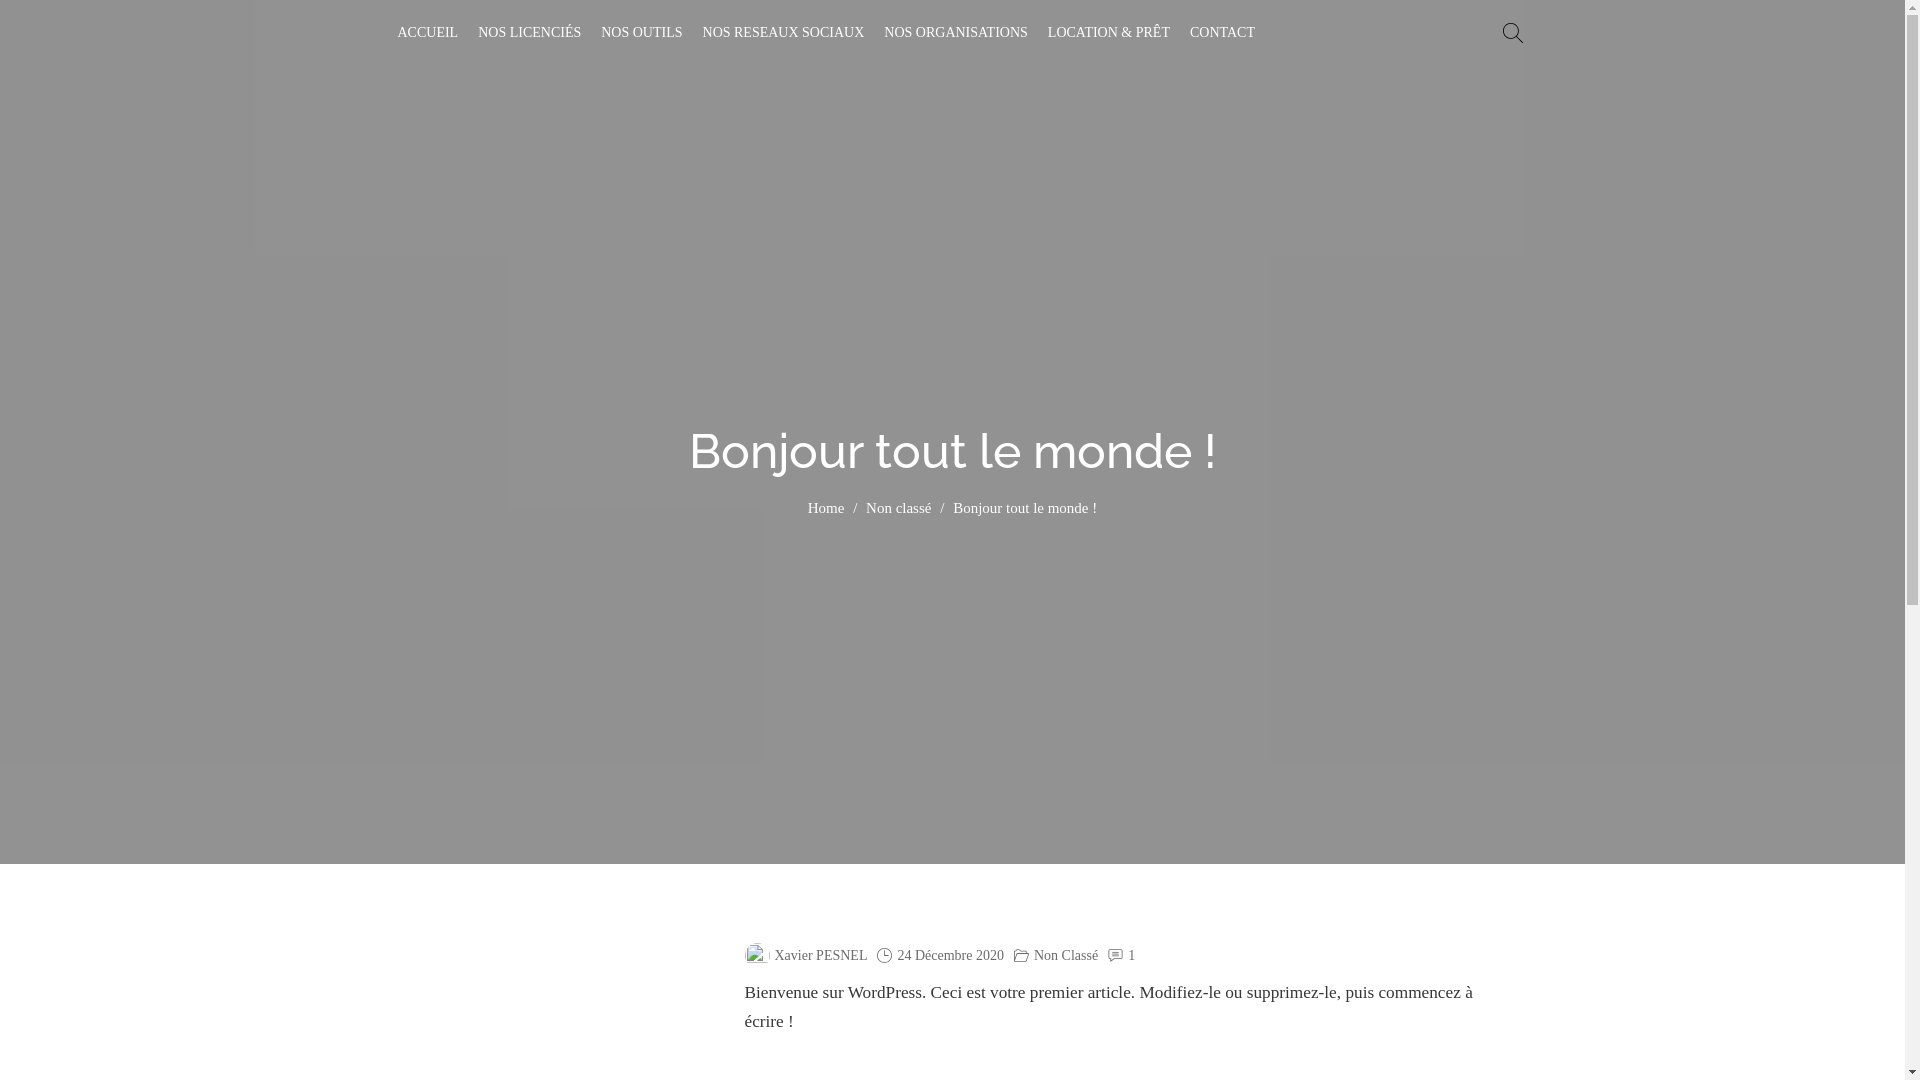 This screenshot has height=1080, width=1920. What do you see at coordinates (427, 33) in the screenshot?
I see `'ACCUEIL'` at bounding box center [427, 33].